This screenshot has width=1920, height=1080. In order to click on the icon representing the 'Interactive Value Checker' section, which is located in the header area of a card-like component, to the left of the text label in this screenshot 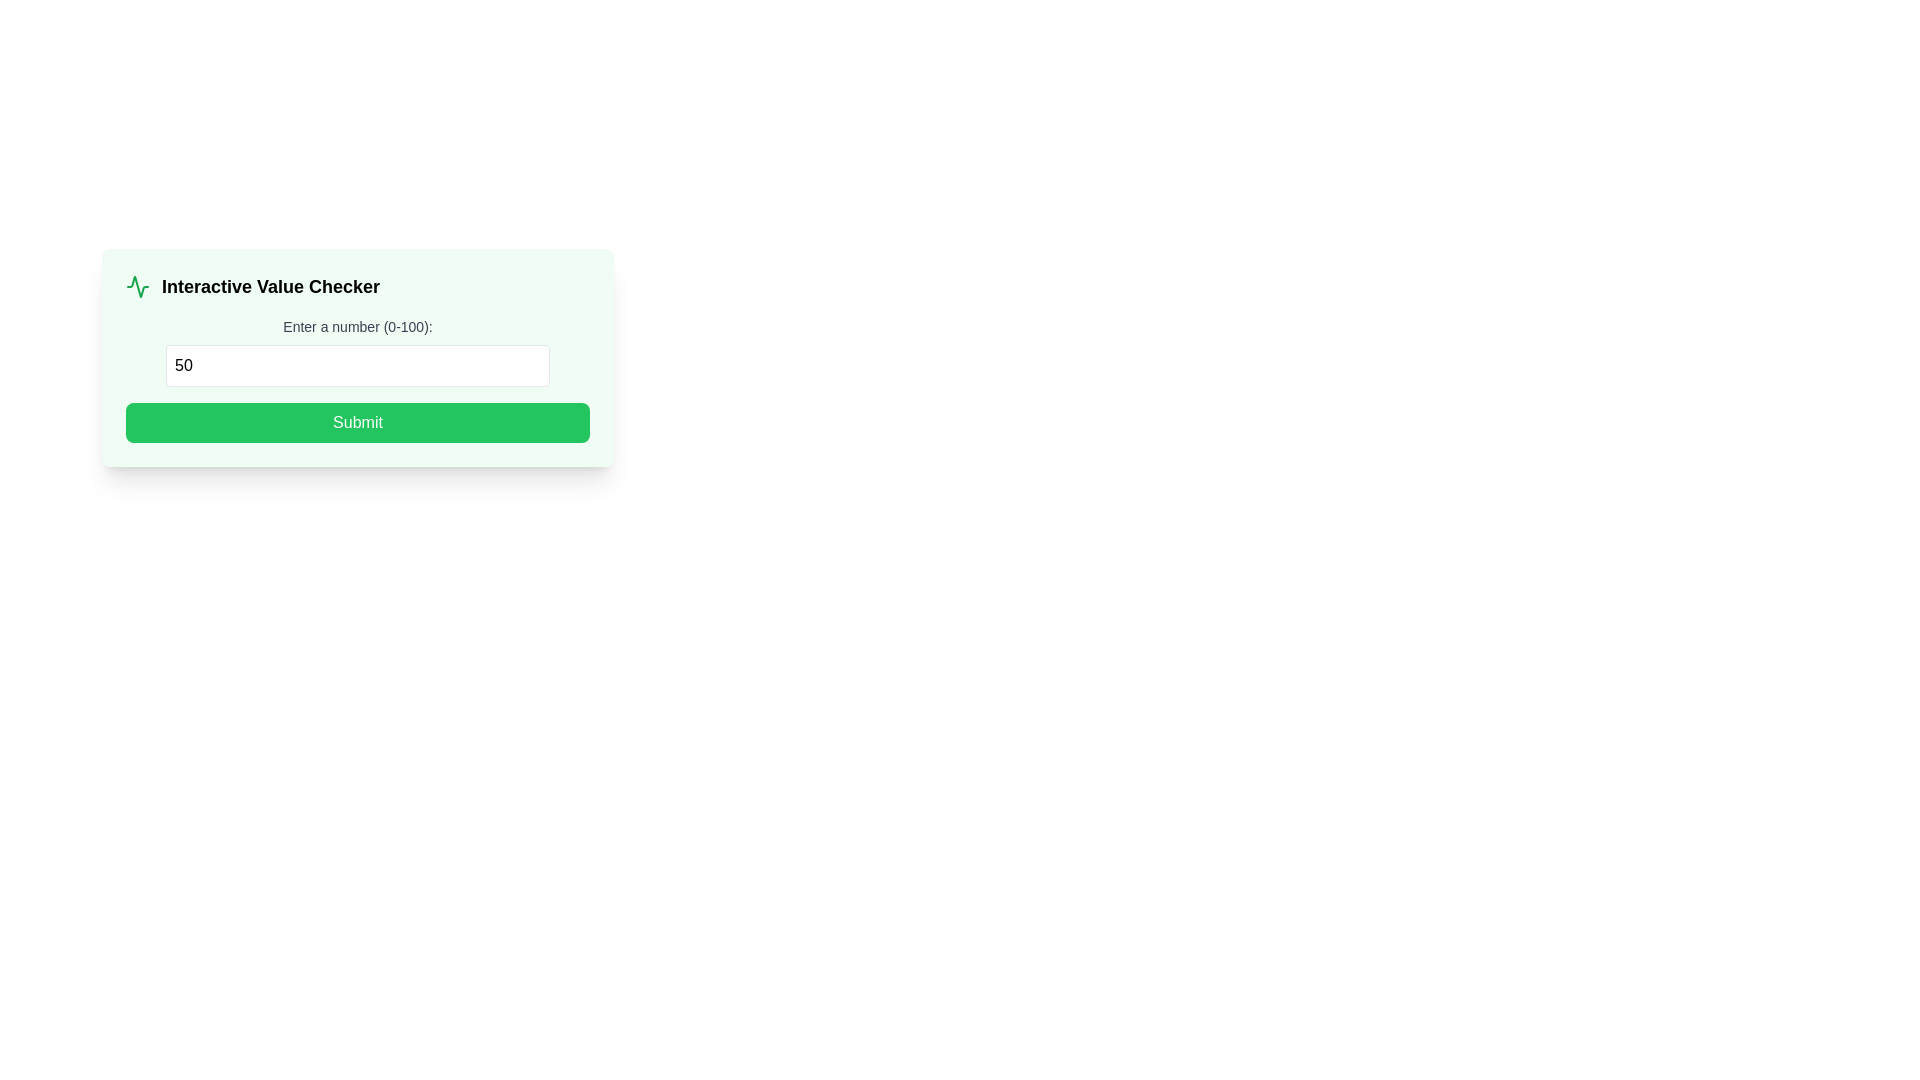, I will do `click(137, 286)`.